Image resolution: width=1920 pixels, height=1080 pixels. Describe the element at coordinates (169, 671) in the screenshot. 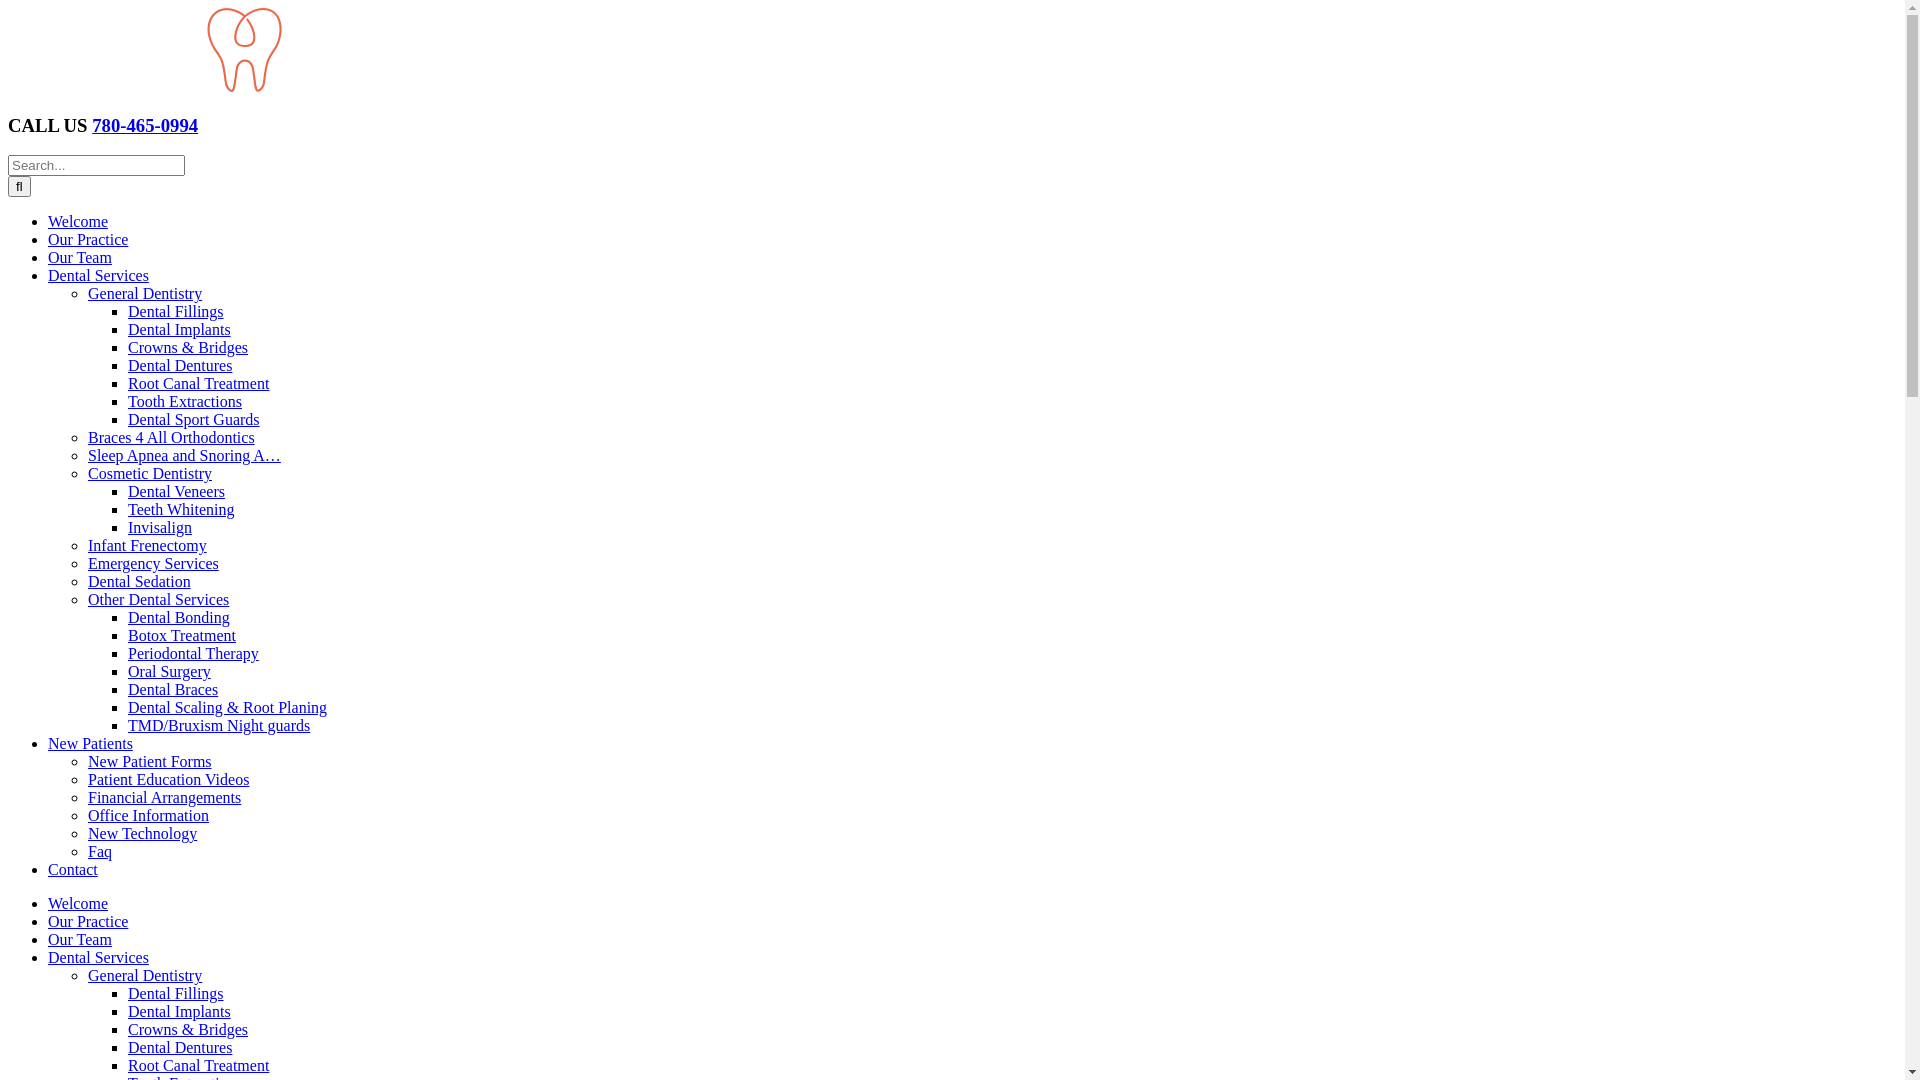

I see `'Oral Surgery'` at that location.